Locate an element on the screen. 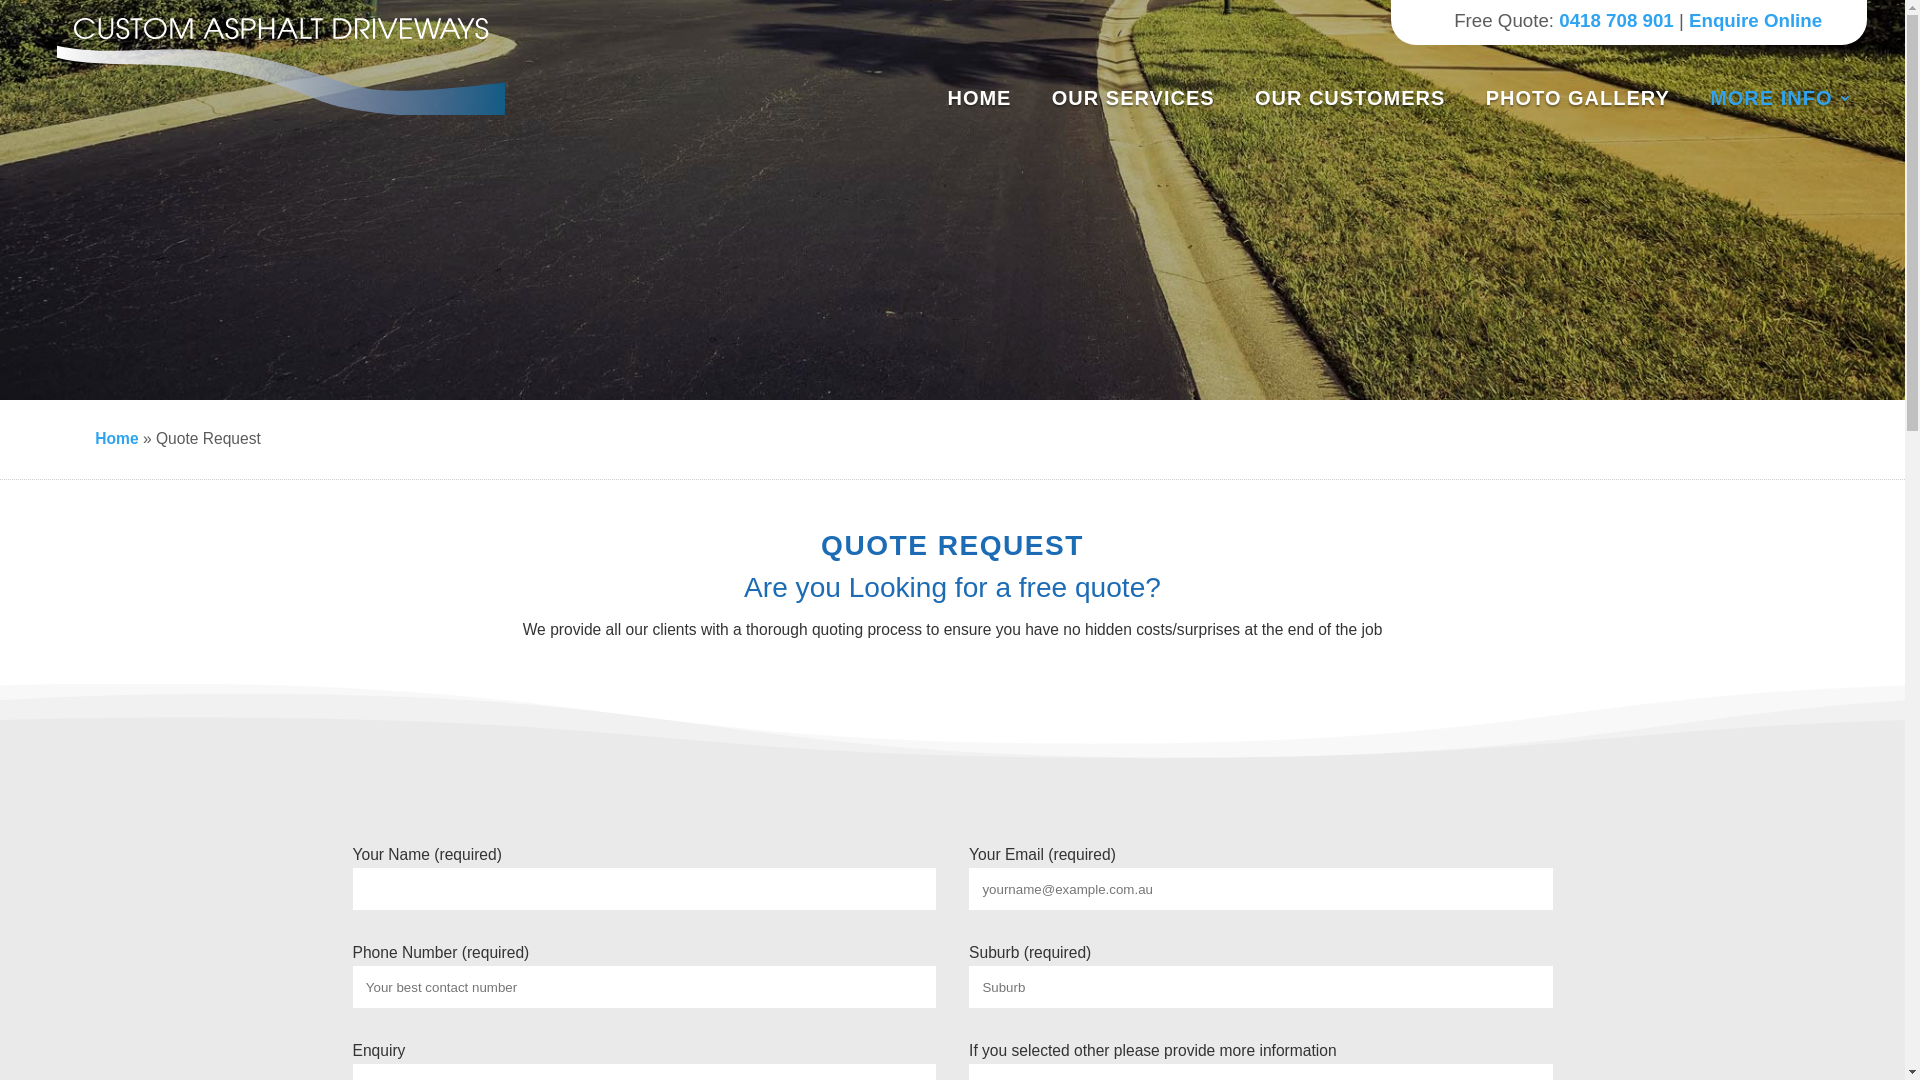  'OUR CUSTOMERS' is located at coordinates (1358, 97).